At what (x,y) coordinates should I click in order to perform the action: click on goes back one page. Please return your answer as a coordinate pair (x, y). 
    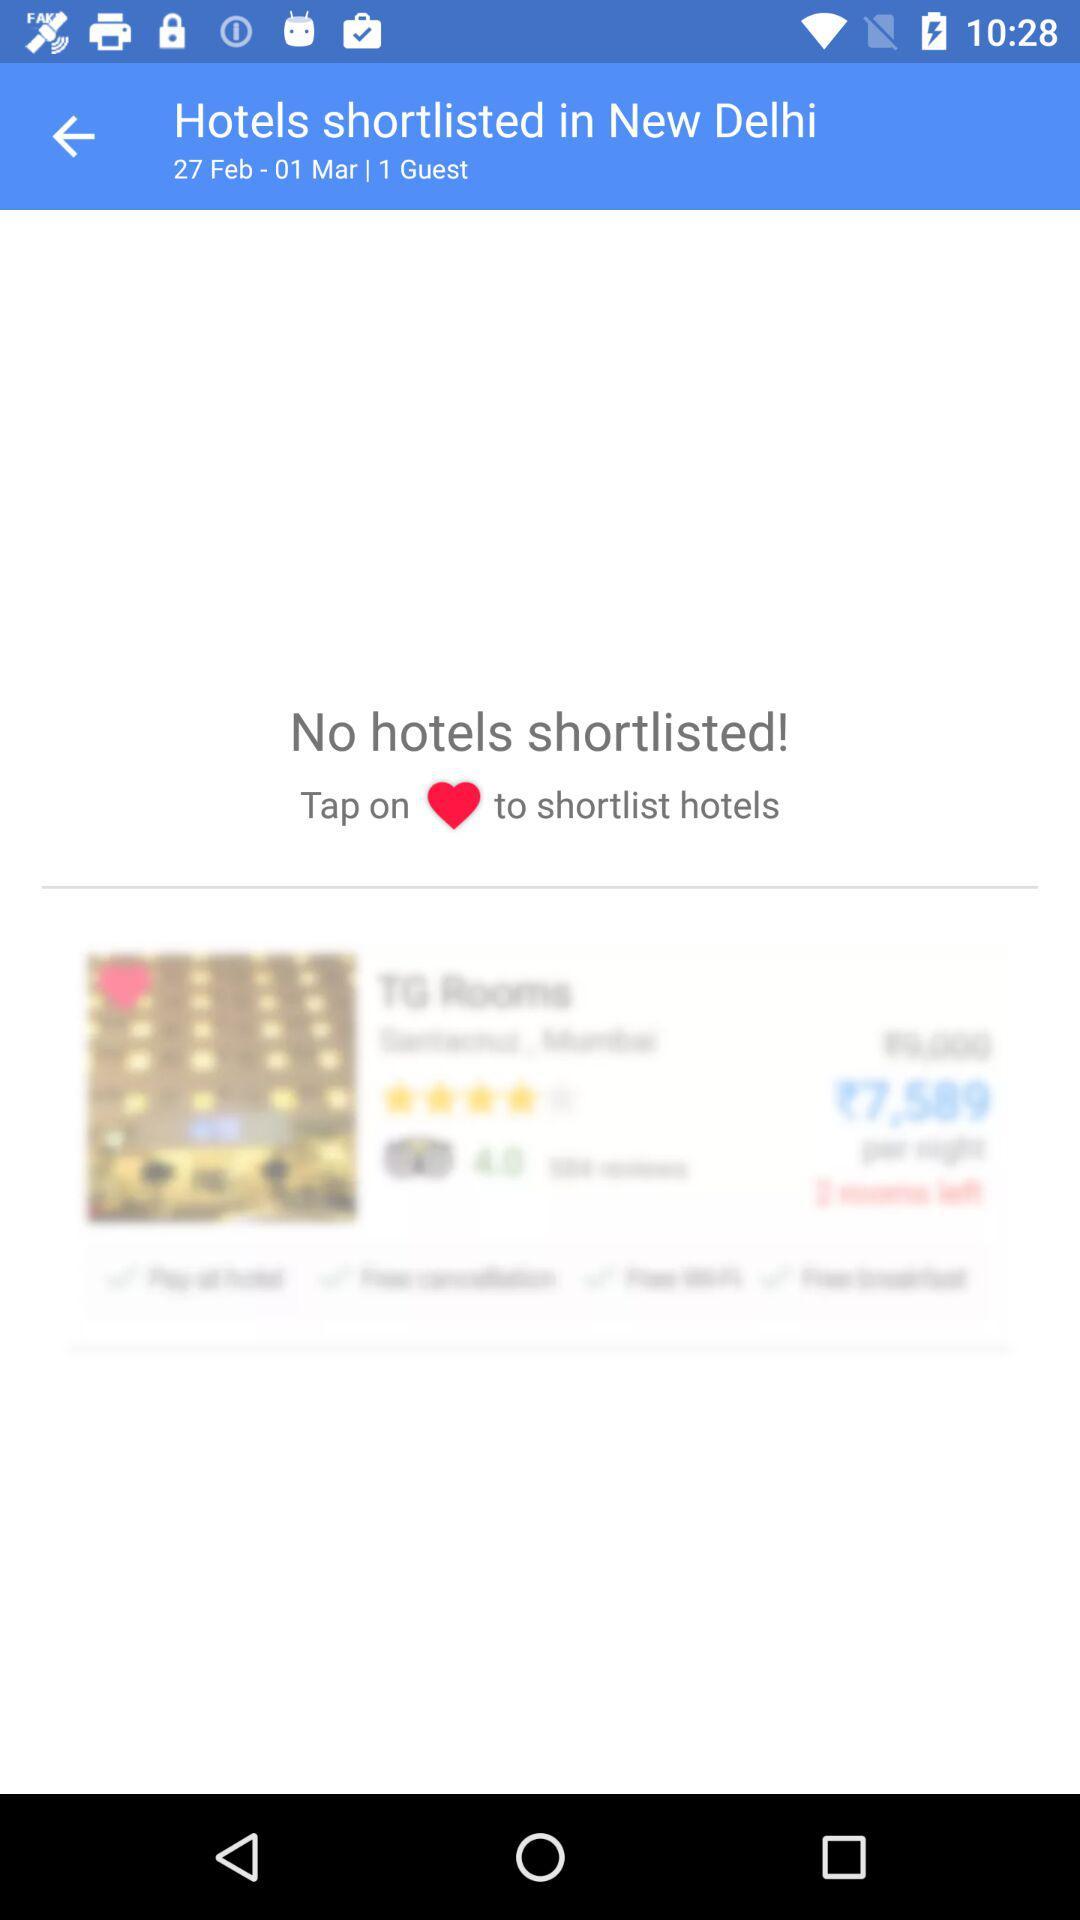
    Looking at the image, I should click on (72, 135).